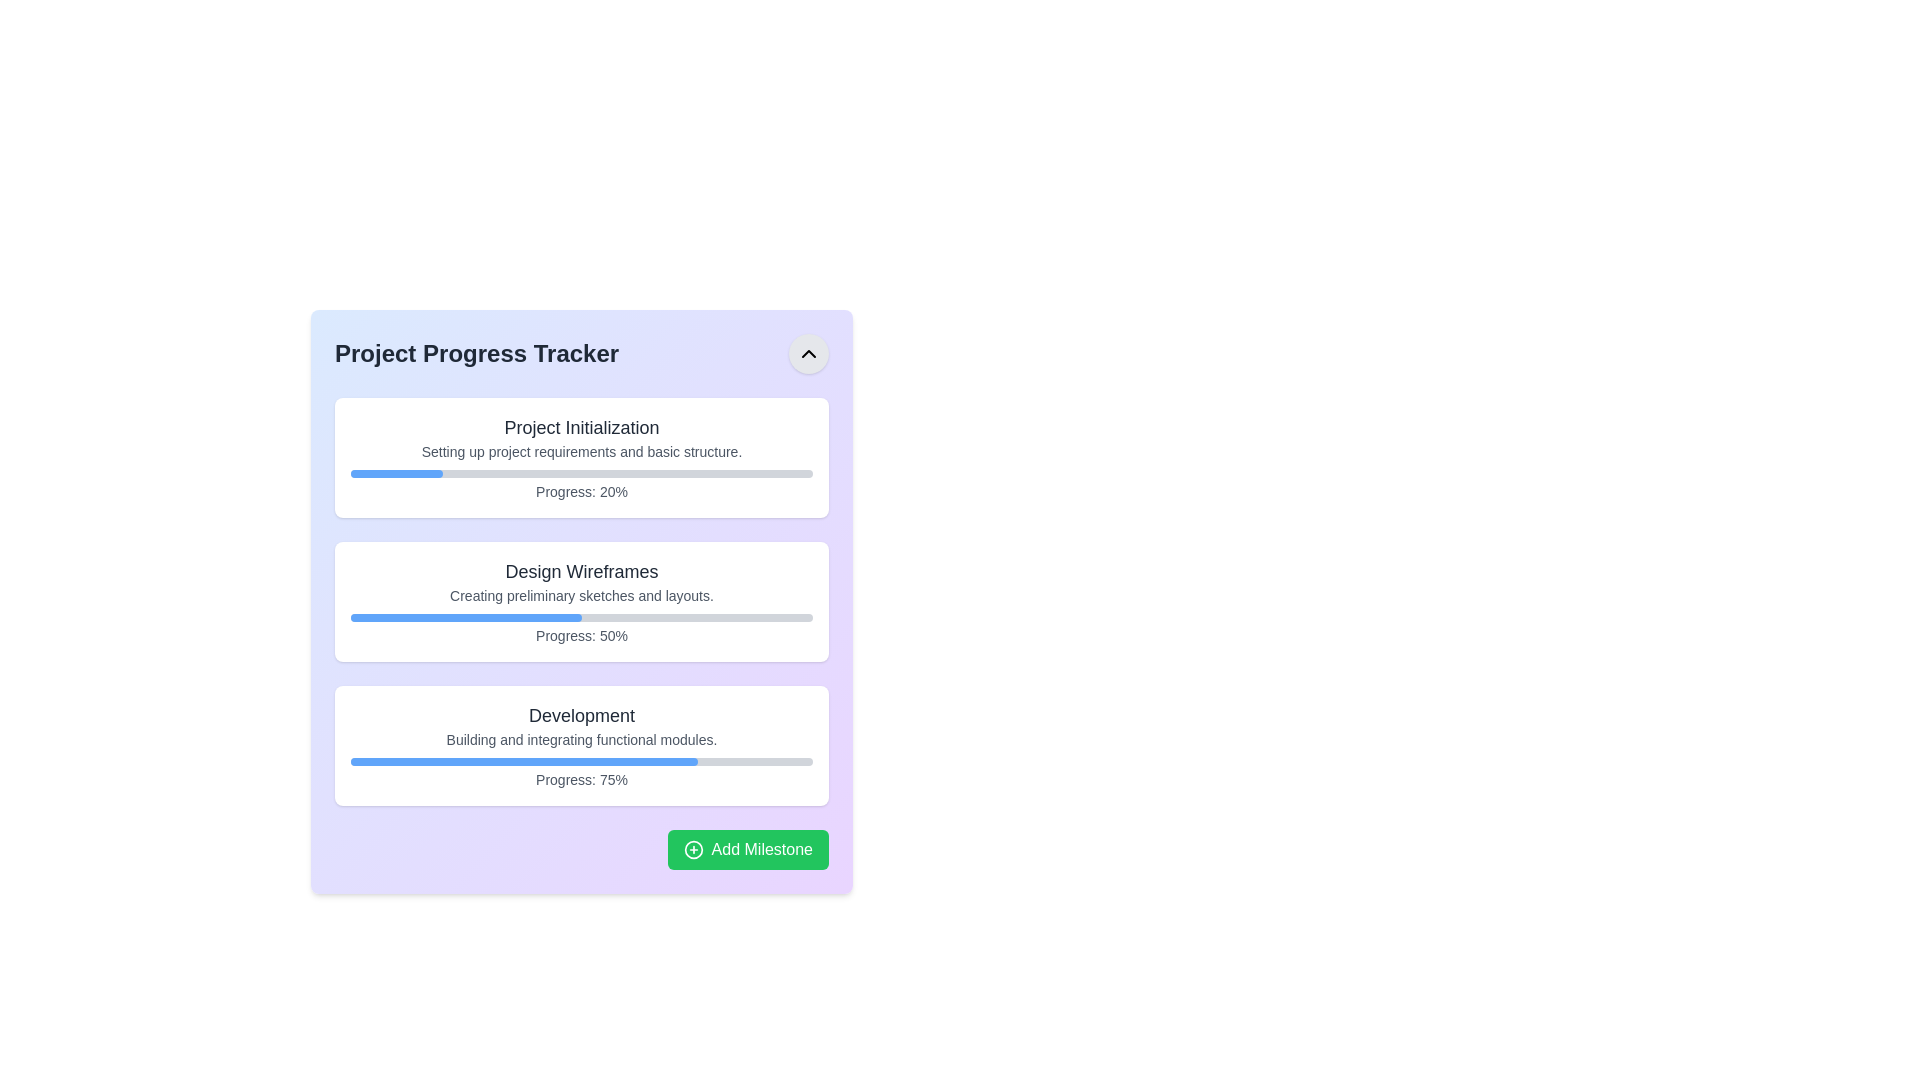 This screenshot has width=1920, height=1080. What do you see at coordinates (809, 353) in the screenshot?
I see `the circular button with a light gray background and a black upward-pointing chevron icon at the center to initiate the collapse action` at bounding box center [809, 353].